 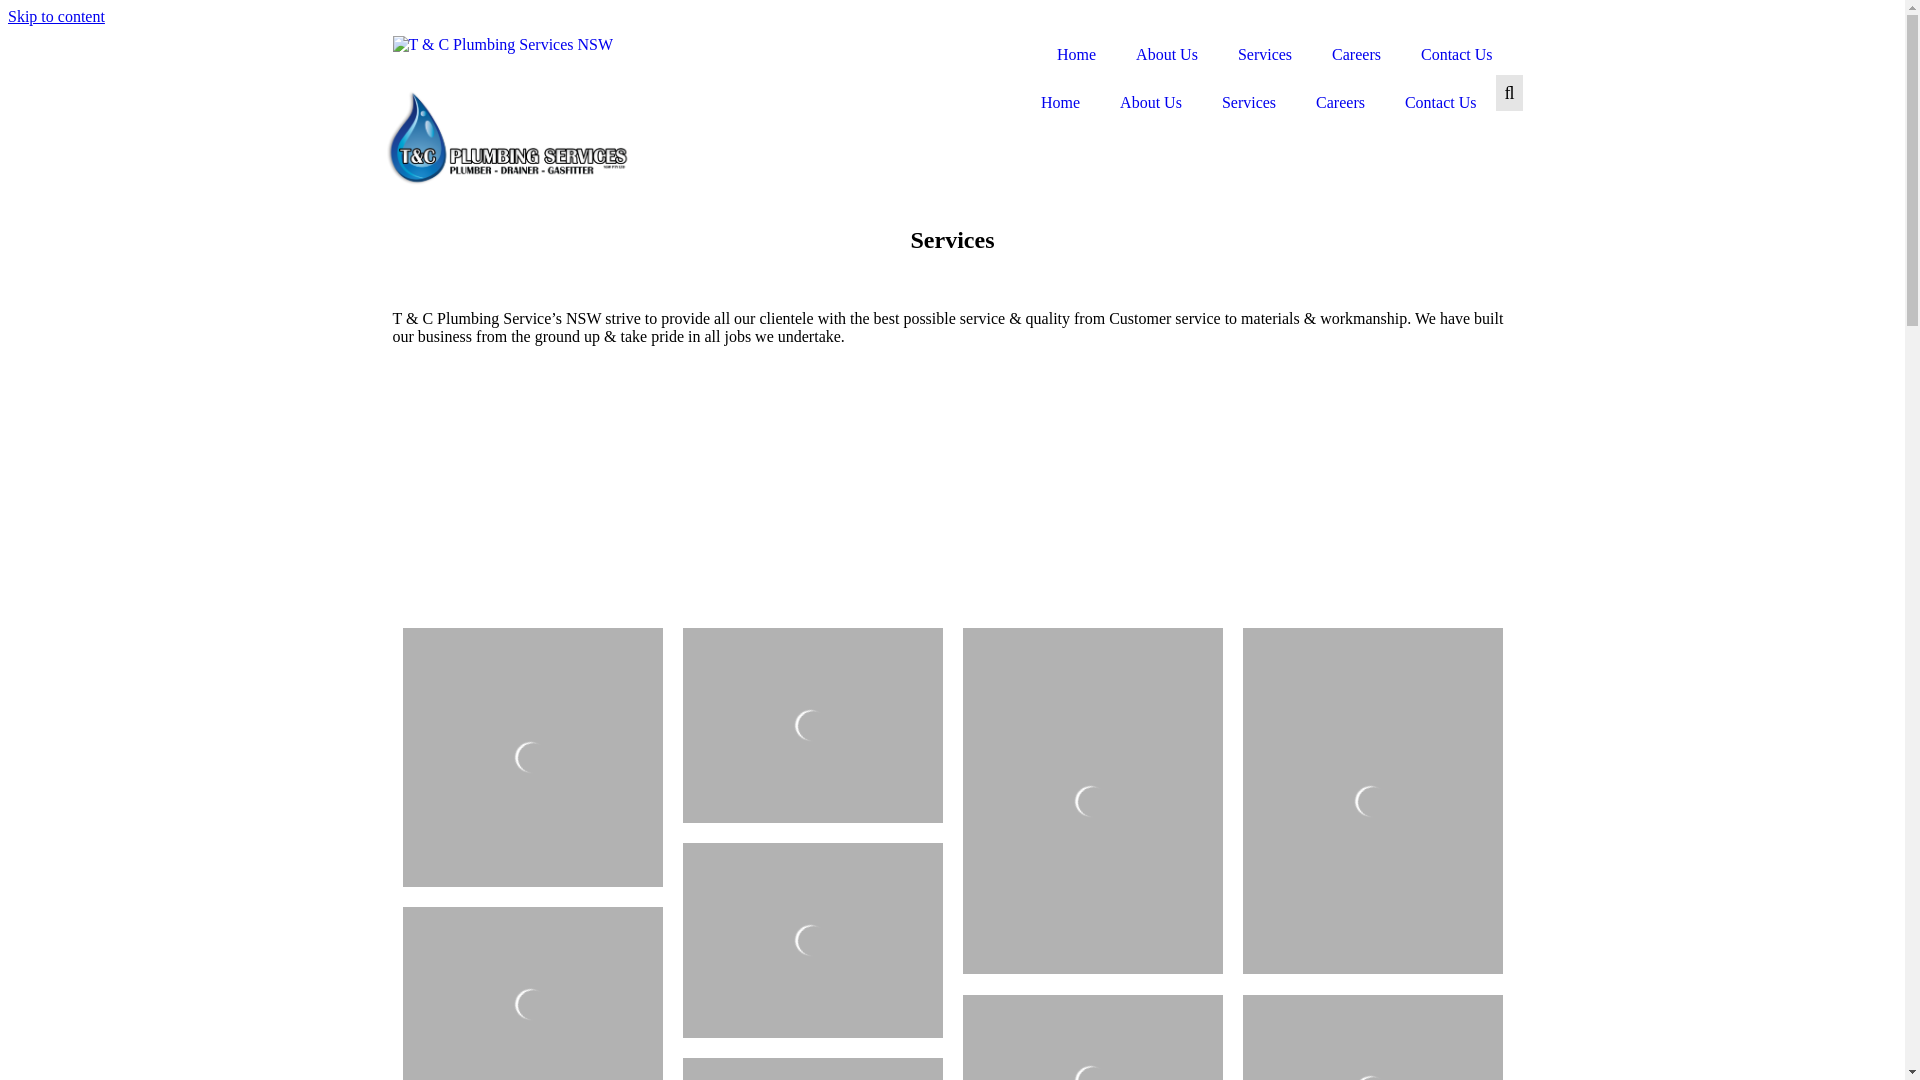 What do you see at coordinates (1340, 103) in the screenshot?
I see `'Careers'` at bounding box center [1340, 103].